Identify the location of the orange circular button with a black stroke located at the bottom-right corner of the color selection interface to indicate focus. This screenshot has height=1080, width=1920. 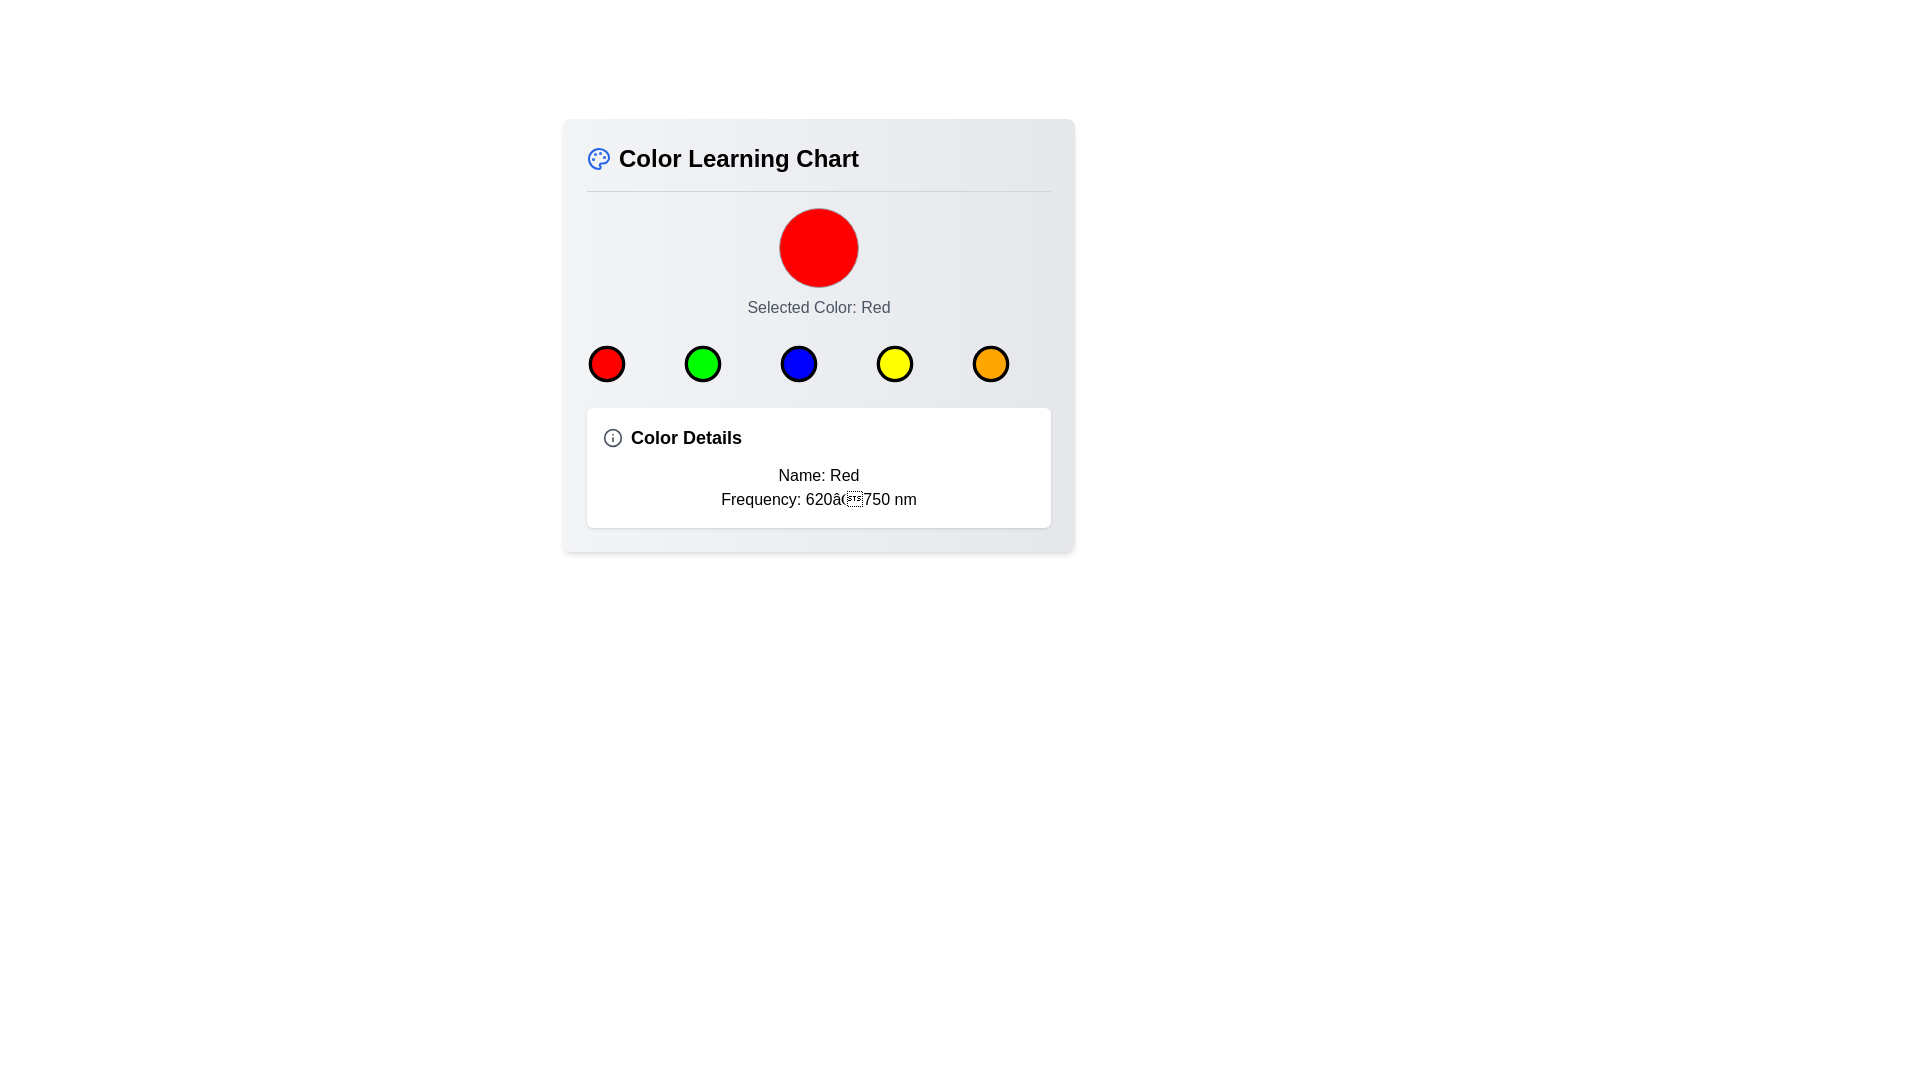
(990, 363).